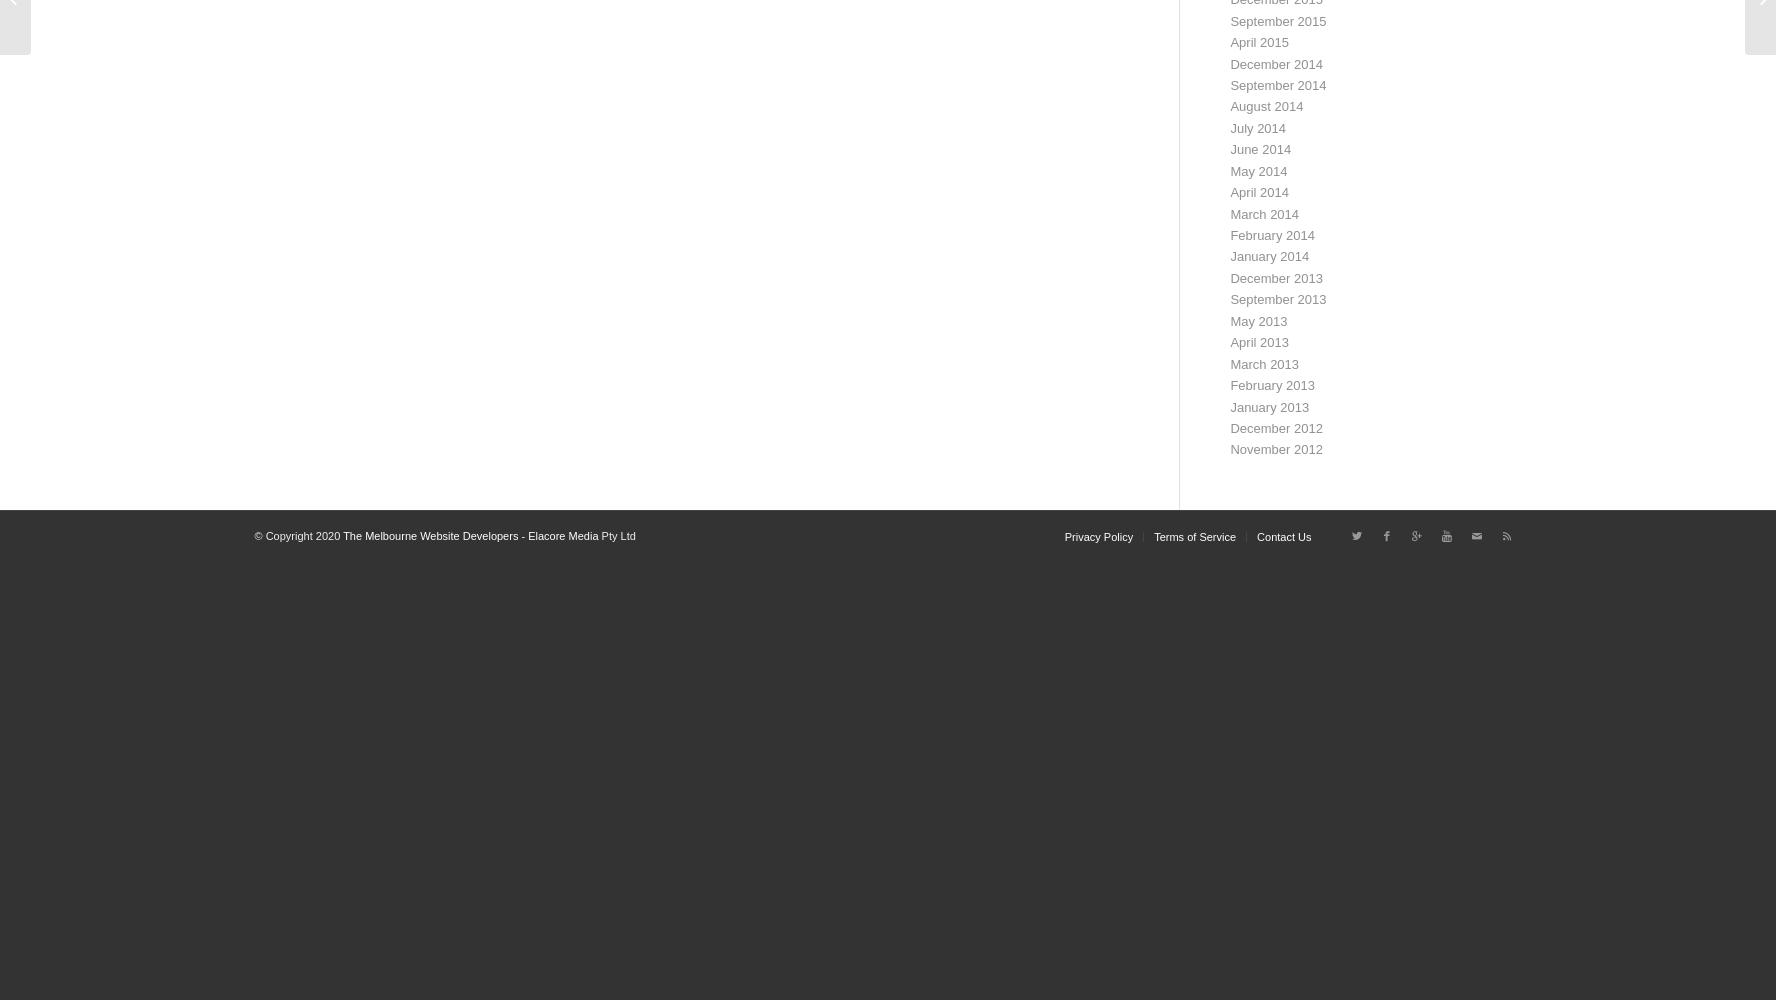 The width and height of the screenshot is (1776, 1000). What do you see at coordinates (1271, 385) in the screenshot?
I see `'February 2013'` at bounding box center [1271, 385].